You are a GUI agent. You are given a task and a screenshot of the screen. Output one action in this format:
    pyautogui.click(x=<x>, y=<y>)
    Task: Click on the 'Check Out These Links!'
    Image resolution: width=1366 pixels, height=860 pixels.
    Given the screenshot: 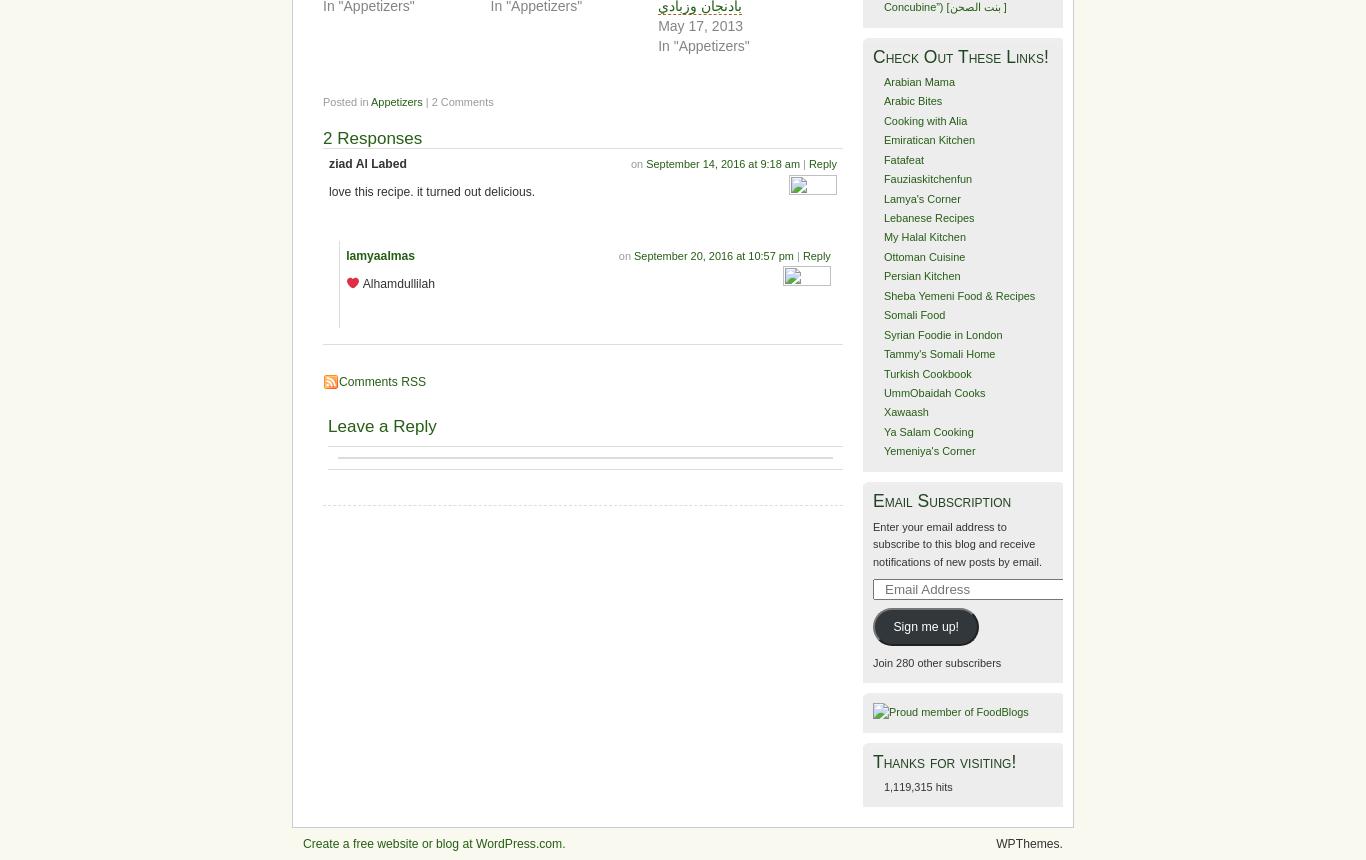 What is the action you would take?
    pyautogui.click(x=872, y=54)
    